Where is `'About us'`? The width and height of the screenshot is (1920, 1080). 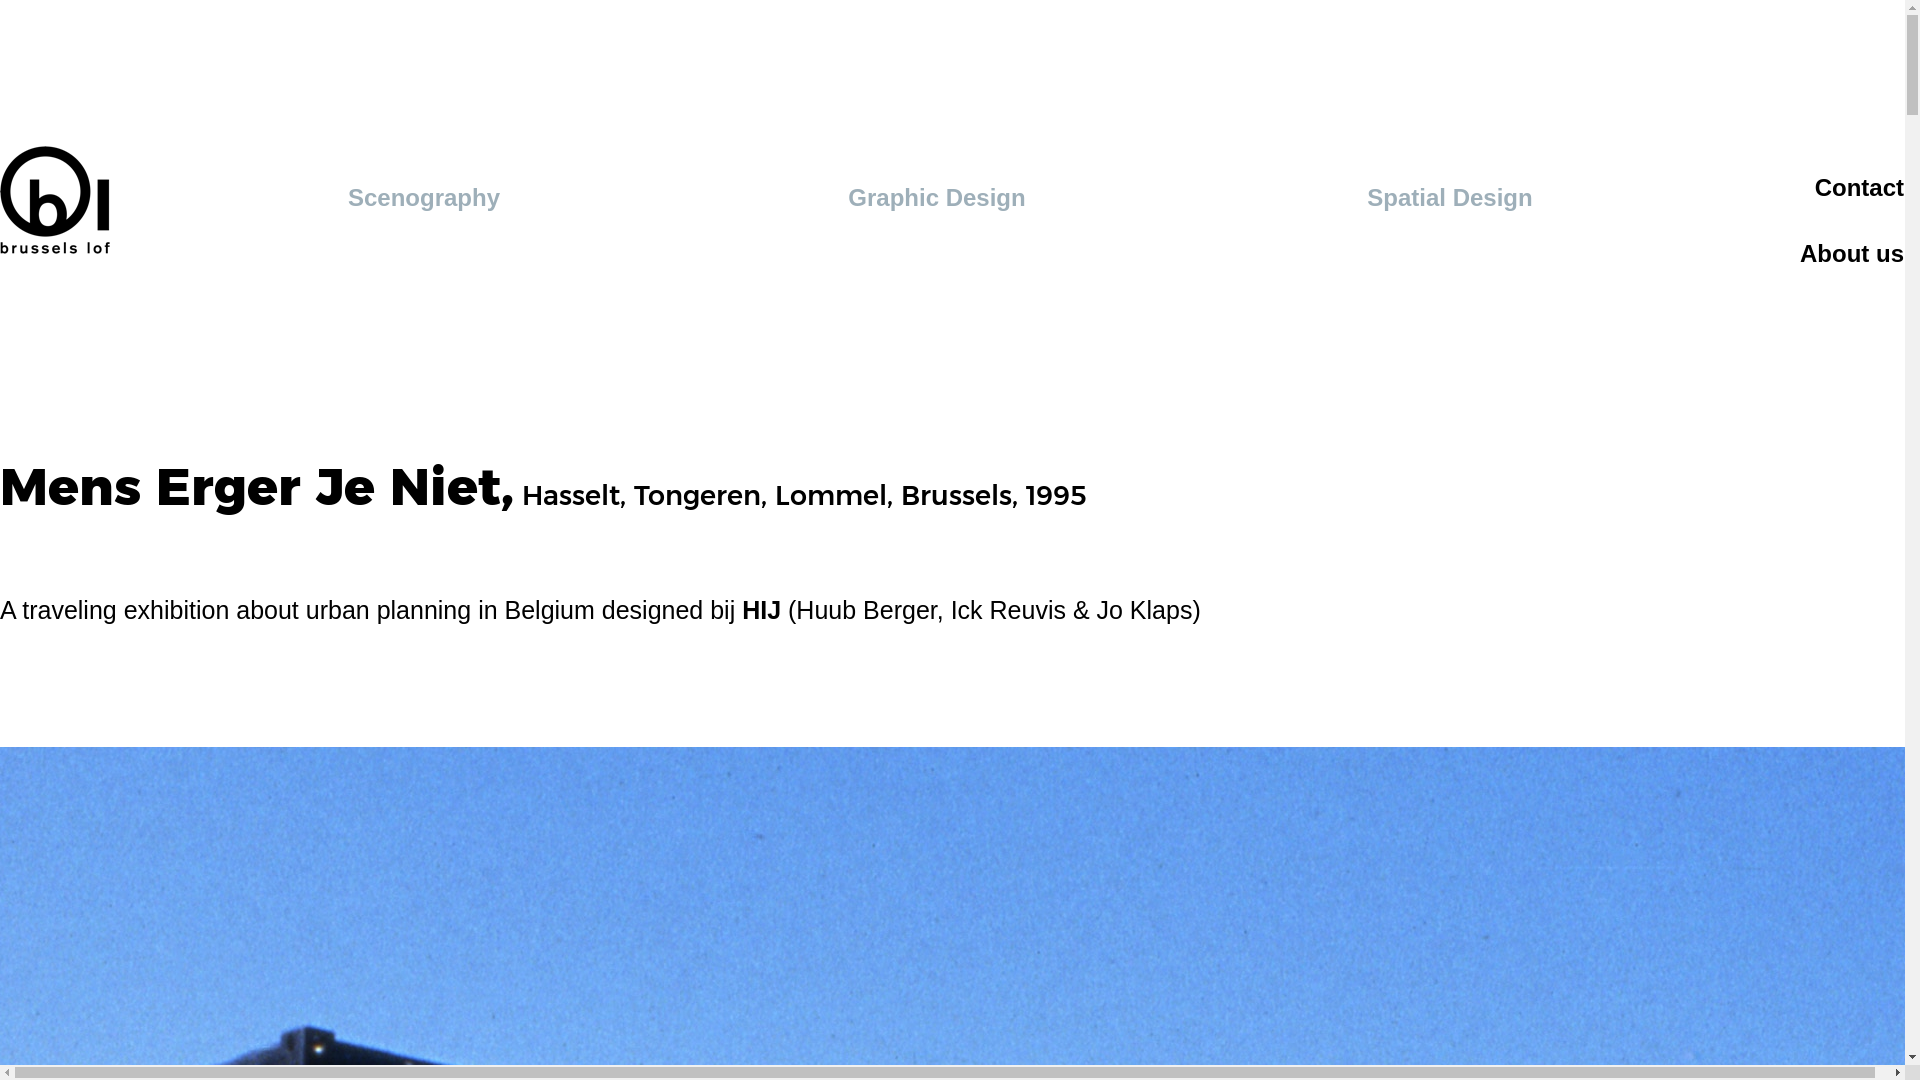
'About us' is located at coordinates (1851, 252).